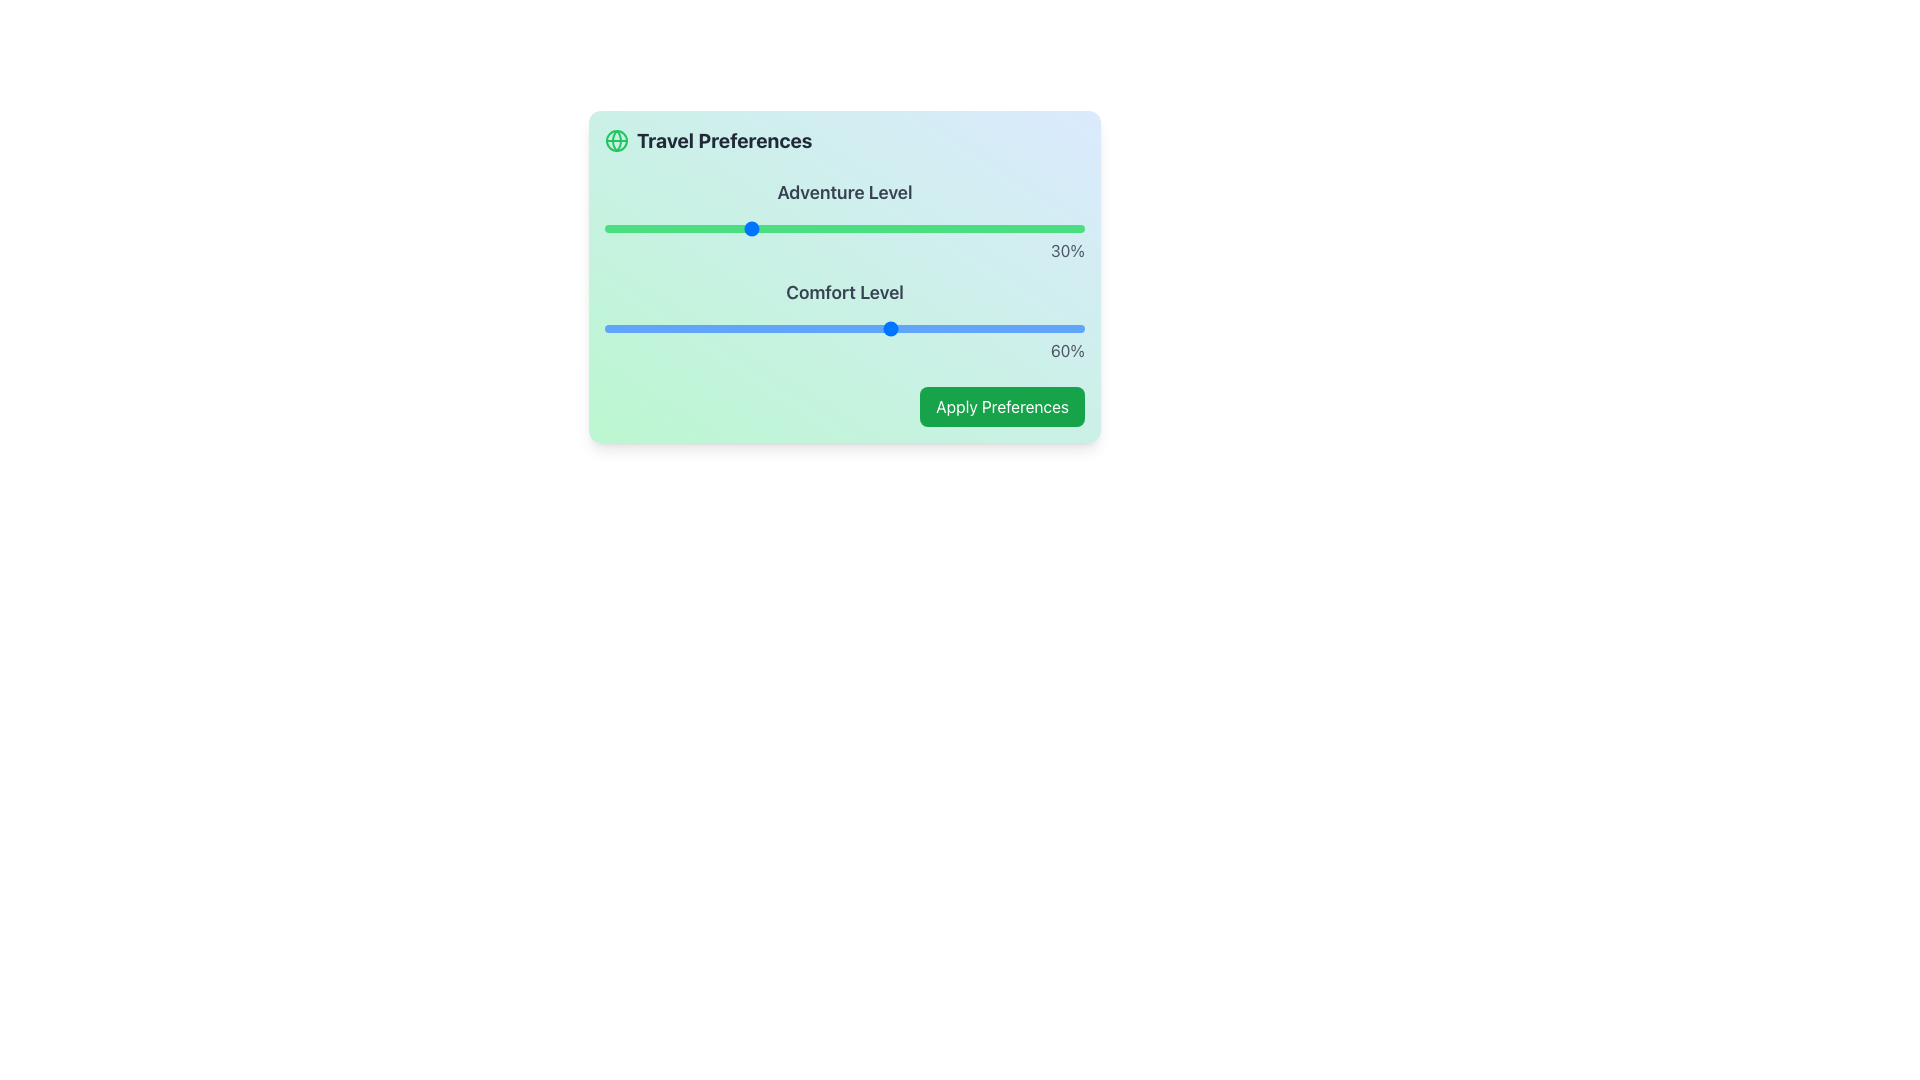  What do you see at coordinates (686, 227) in the screenshot?
I see `the adventure level` at bounding box center [686, 227].